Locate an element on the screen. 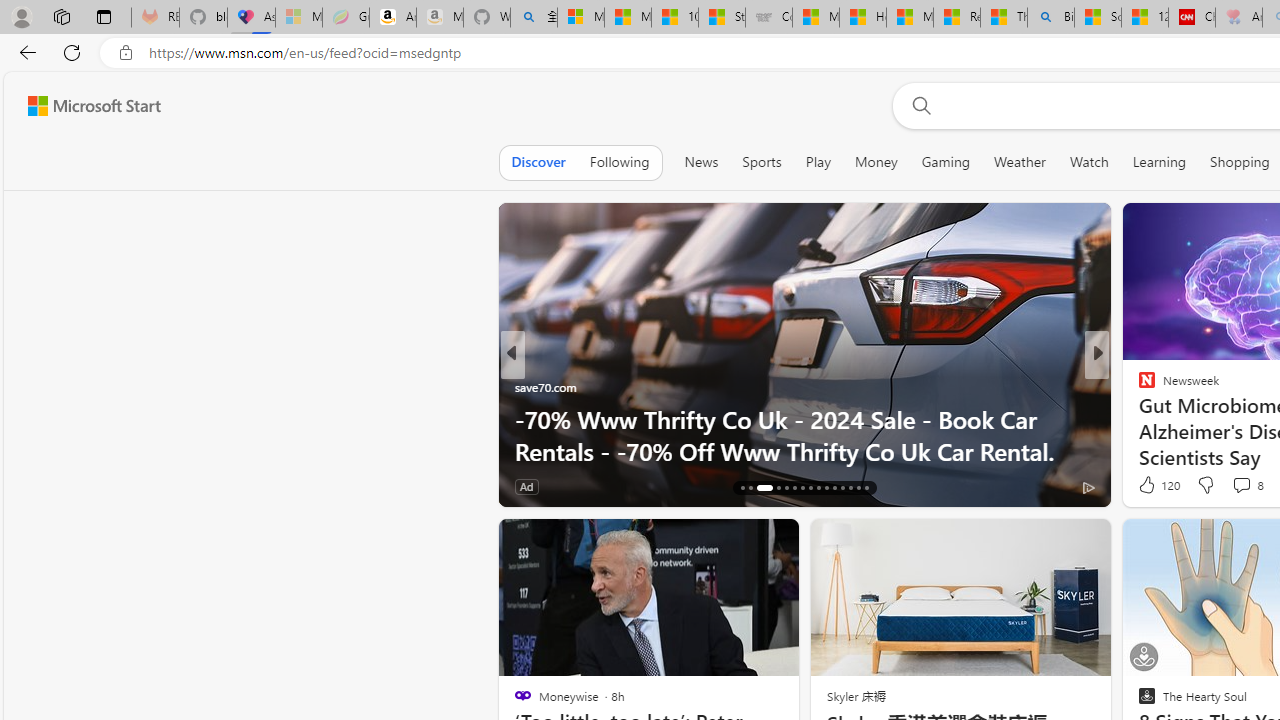 This screenshot has height=720, width=1280. 'AutomationID: tab-22' is located at coordinates (801, 488).